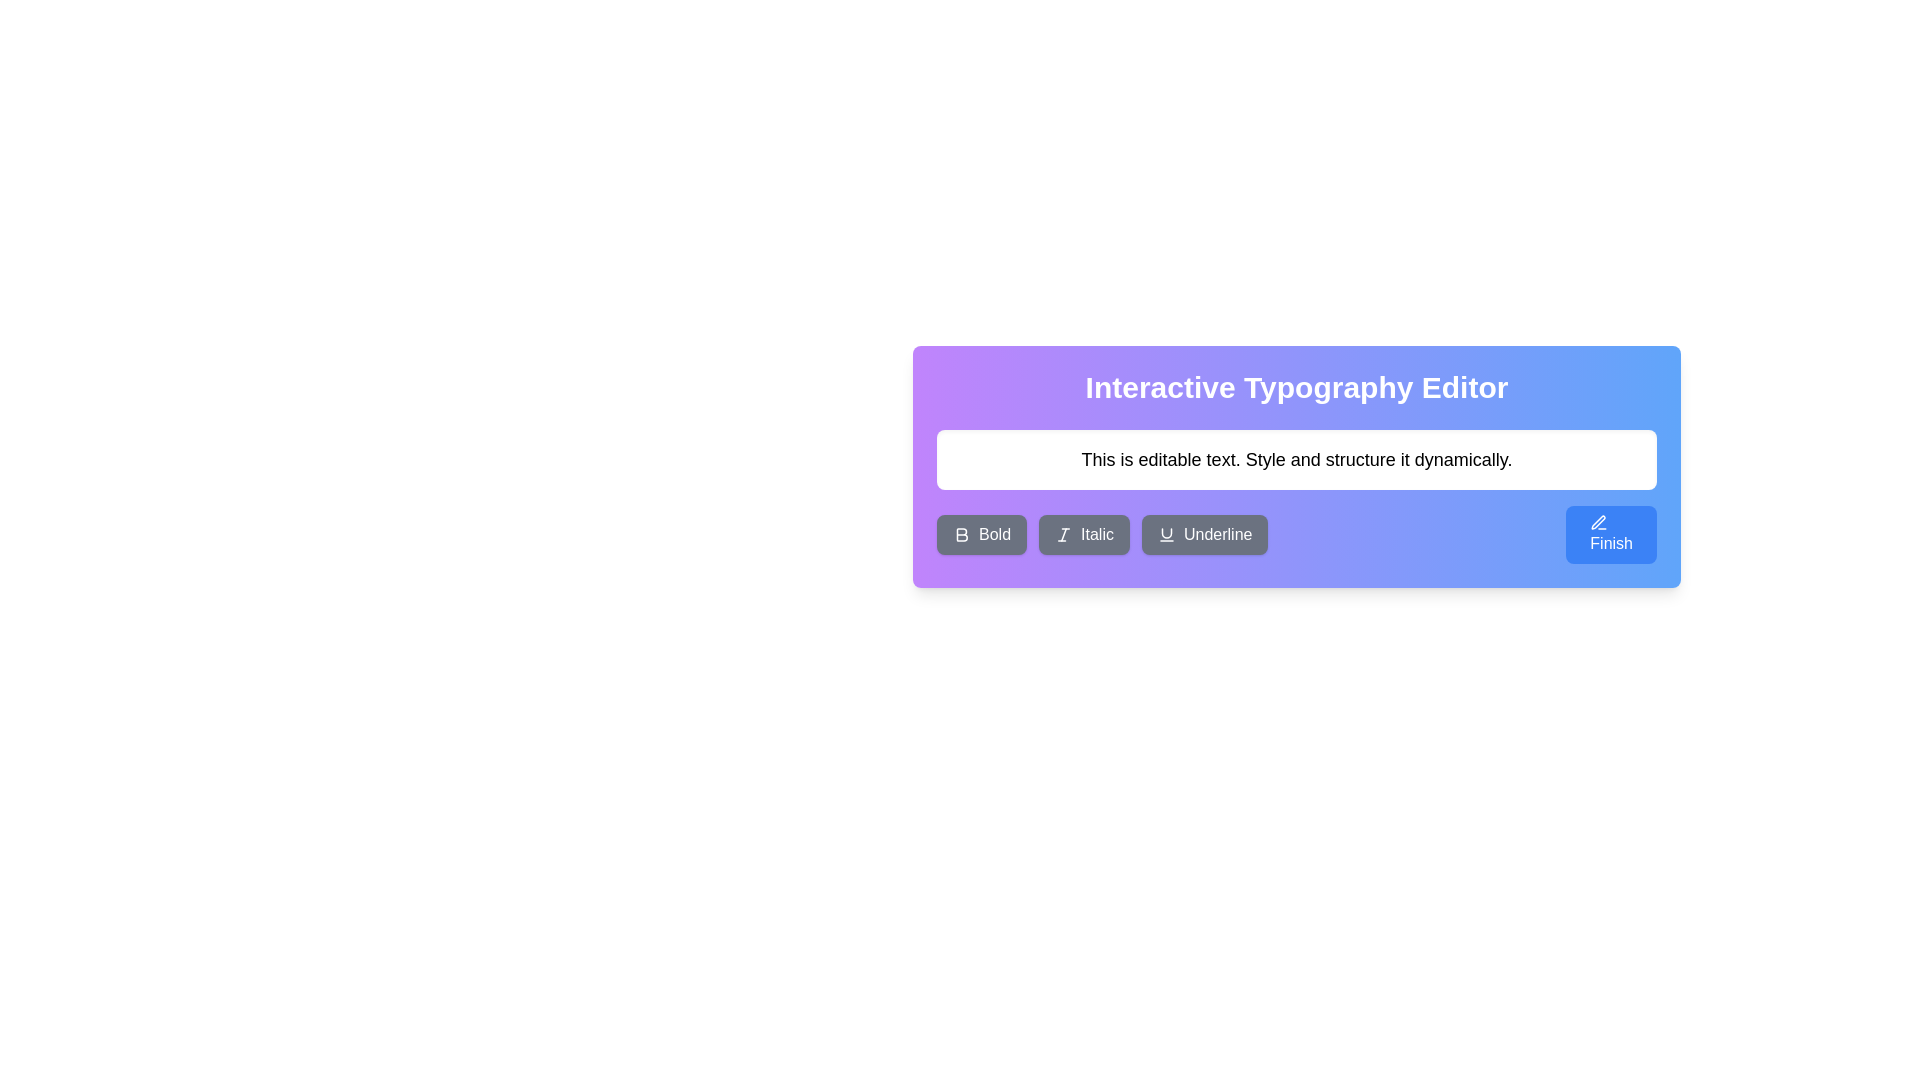 The image size is (1920, 1080). What do you see at coordinates (1166, 534) in the screenshot?
I see `underline icon, which is a small vector graphic shaped like a 'U' with a horizontal line underneath, located in the toolbar near other text formatting options like 'Bold' and 'Italic'` at bounding box center [1166, 534].